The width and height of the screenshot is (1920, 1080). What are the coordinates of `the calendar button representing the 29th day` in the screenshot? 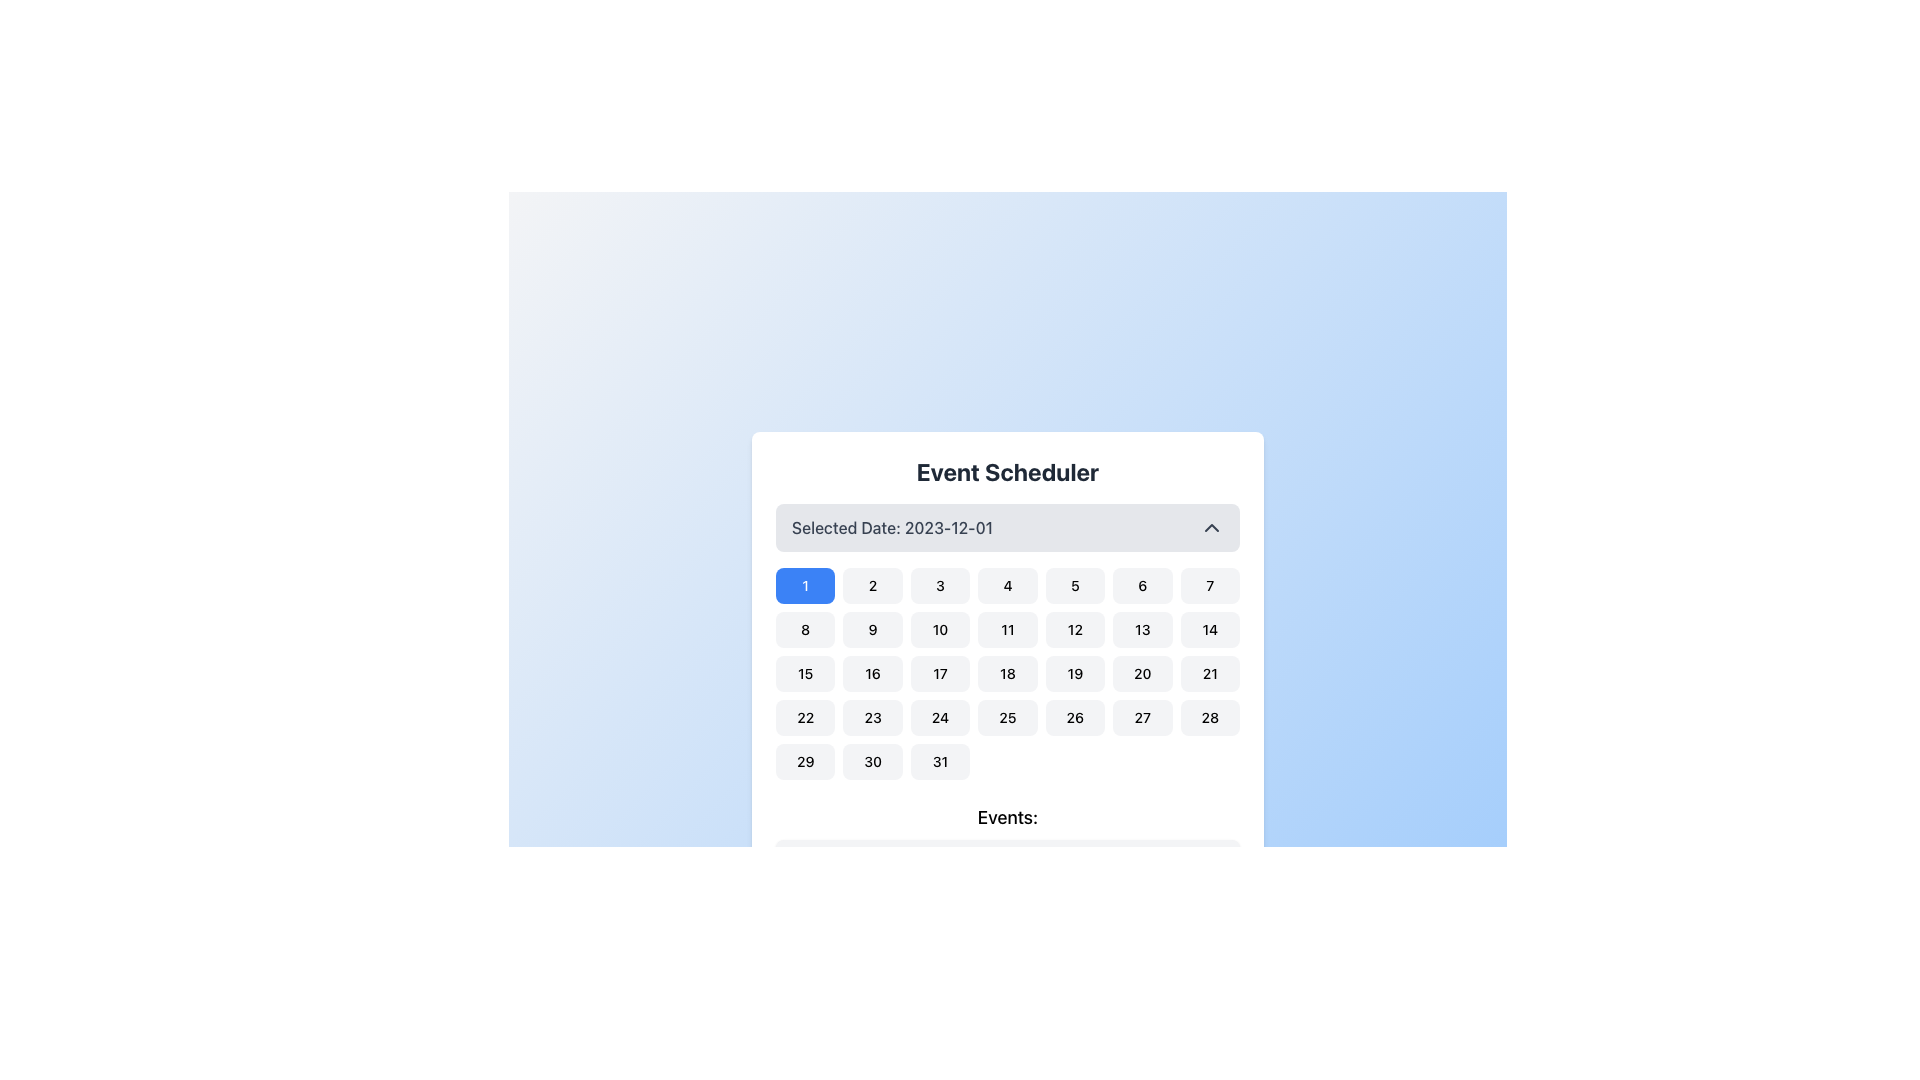 It's located at (805, 762).